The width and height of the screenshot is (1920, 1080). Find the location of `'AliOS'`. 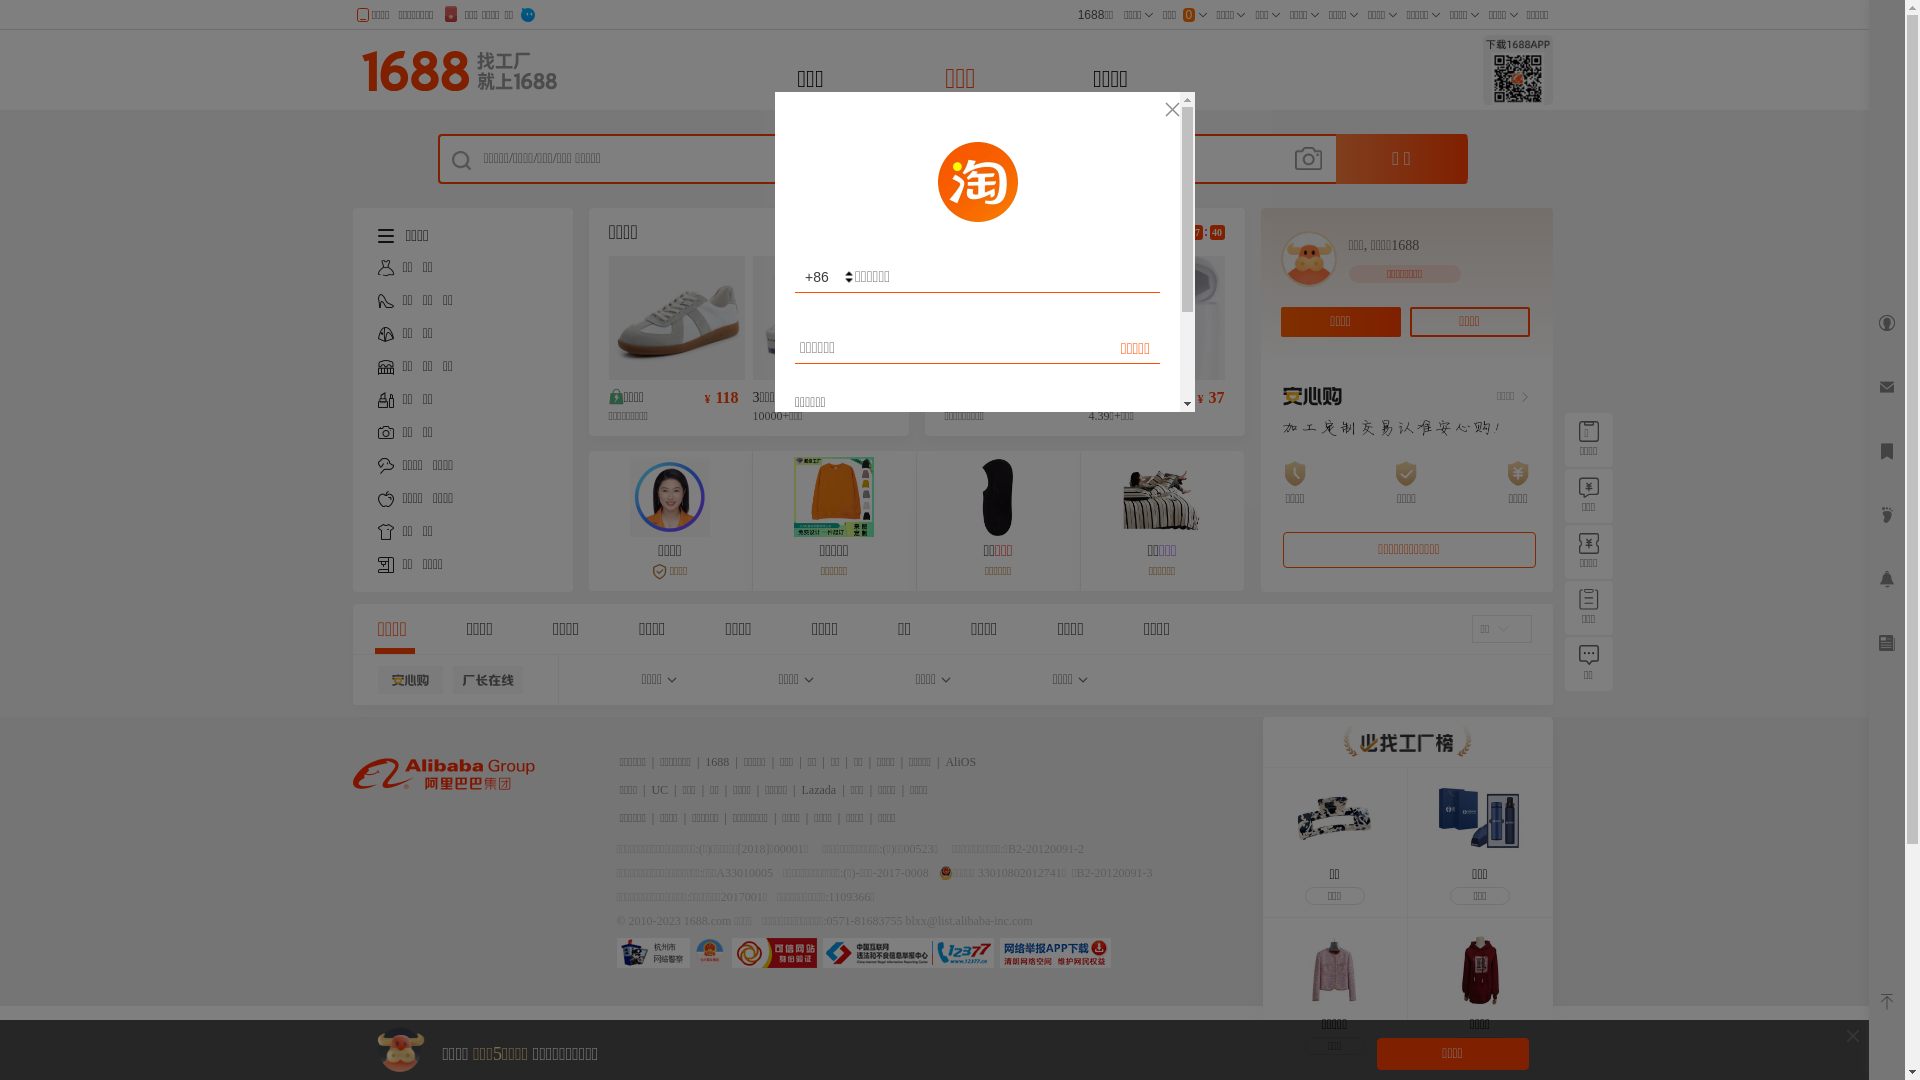

'AliOS' is located at coordinates (960, 762).